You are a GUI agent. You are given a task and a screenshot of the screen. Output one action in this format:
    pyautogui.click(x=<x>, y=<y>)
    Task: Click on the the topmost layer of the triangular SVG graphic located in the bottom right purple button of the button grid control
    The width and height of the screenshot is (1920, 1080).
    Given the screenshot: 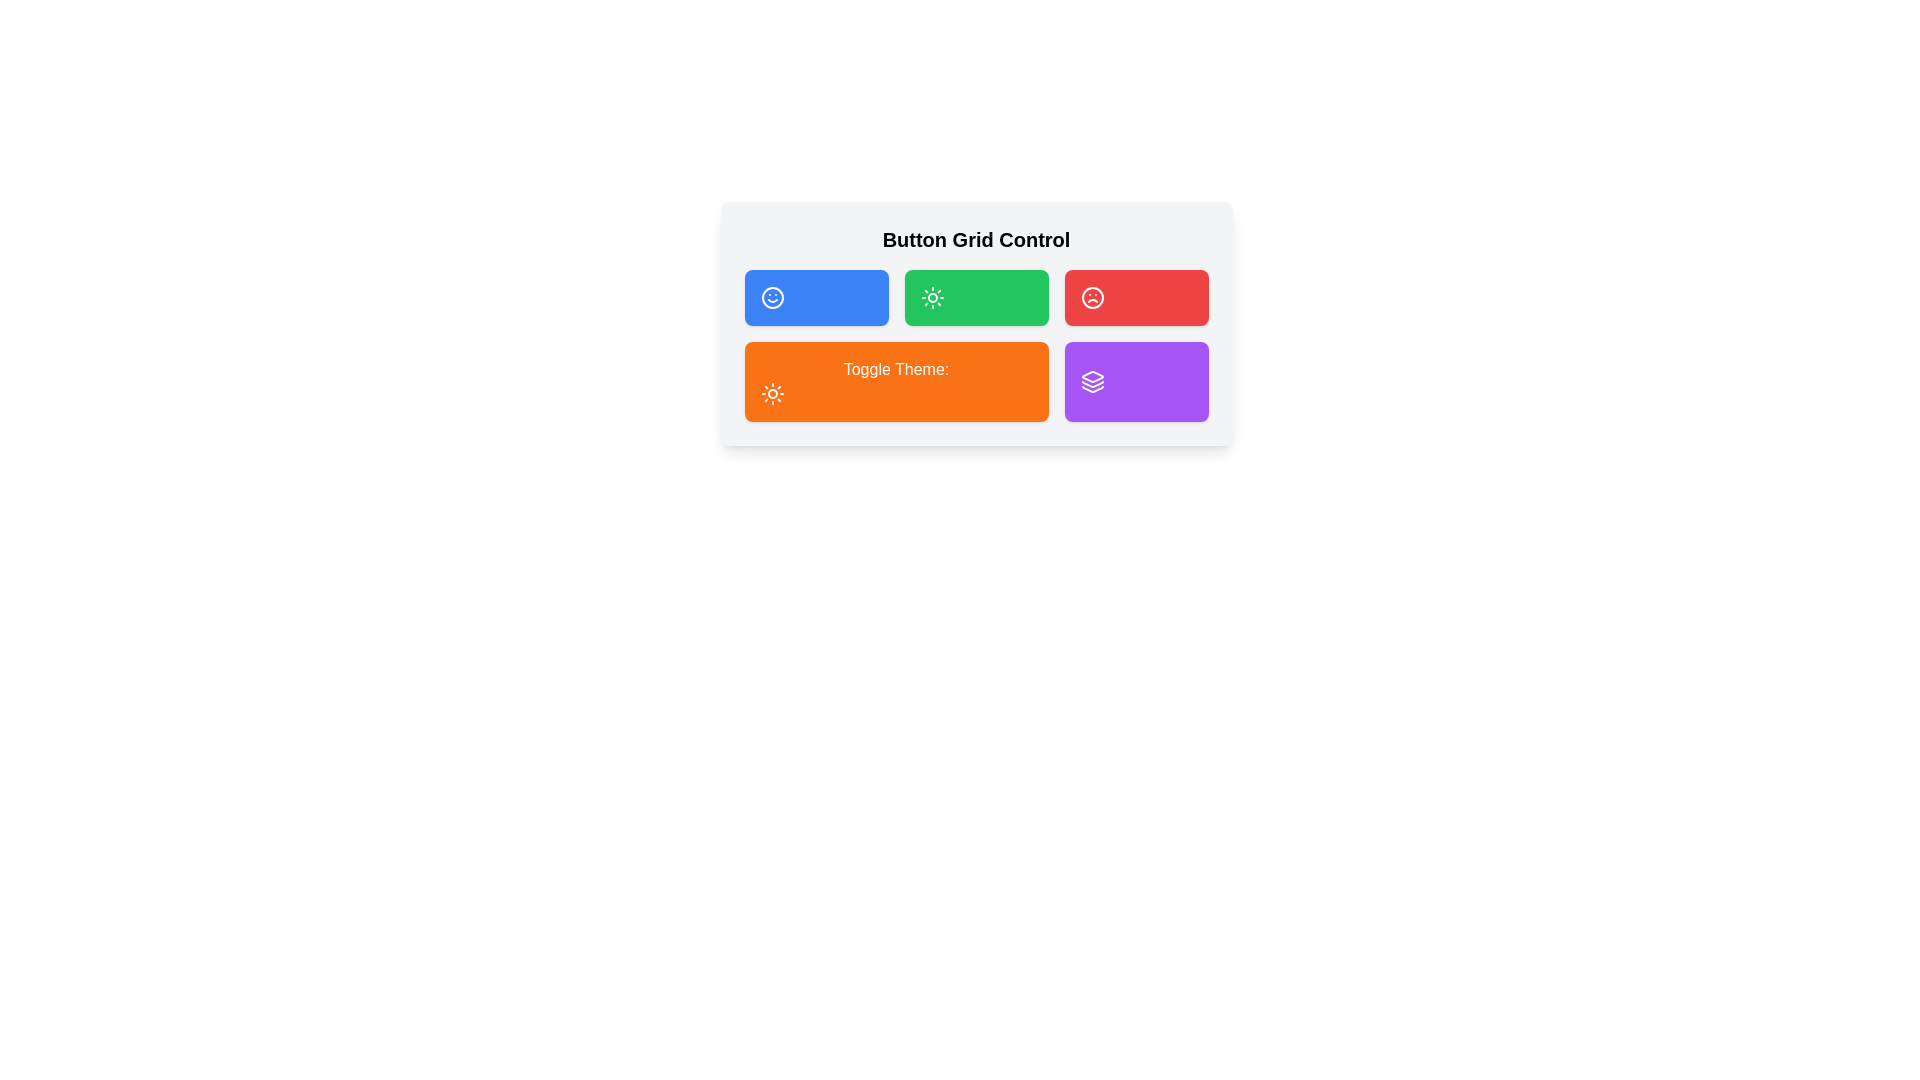 What is the action you would take?
    pyautogui.click(x=1091, y=377)
    